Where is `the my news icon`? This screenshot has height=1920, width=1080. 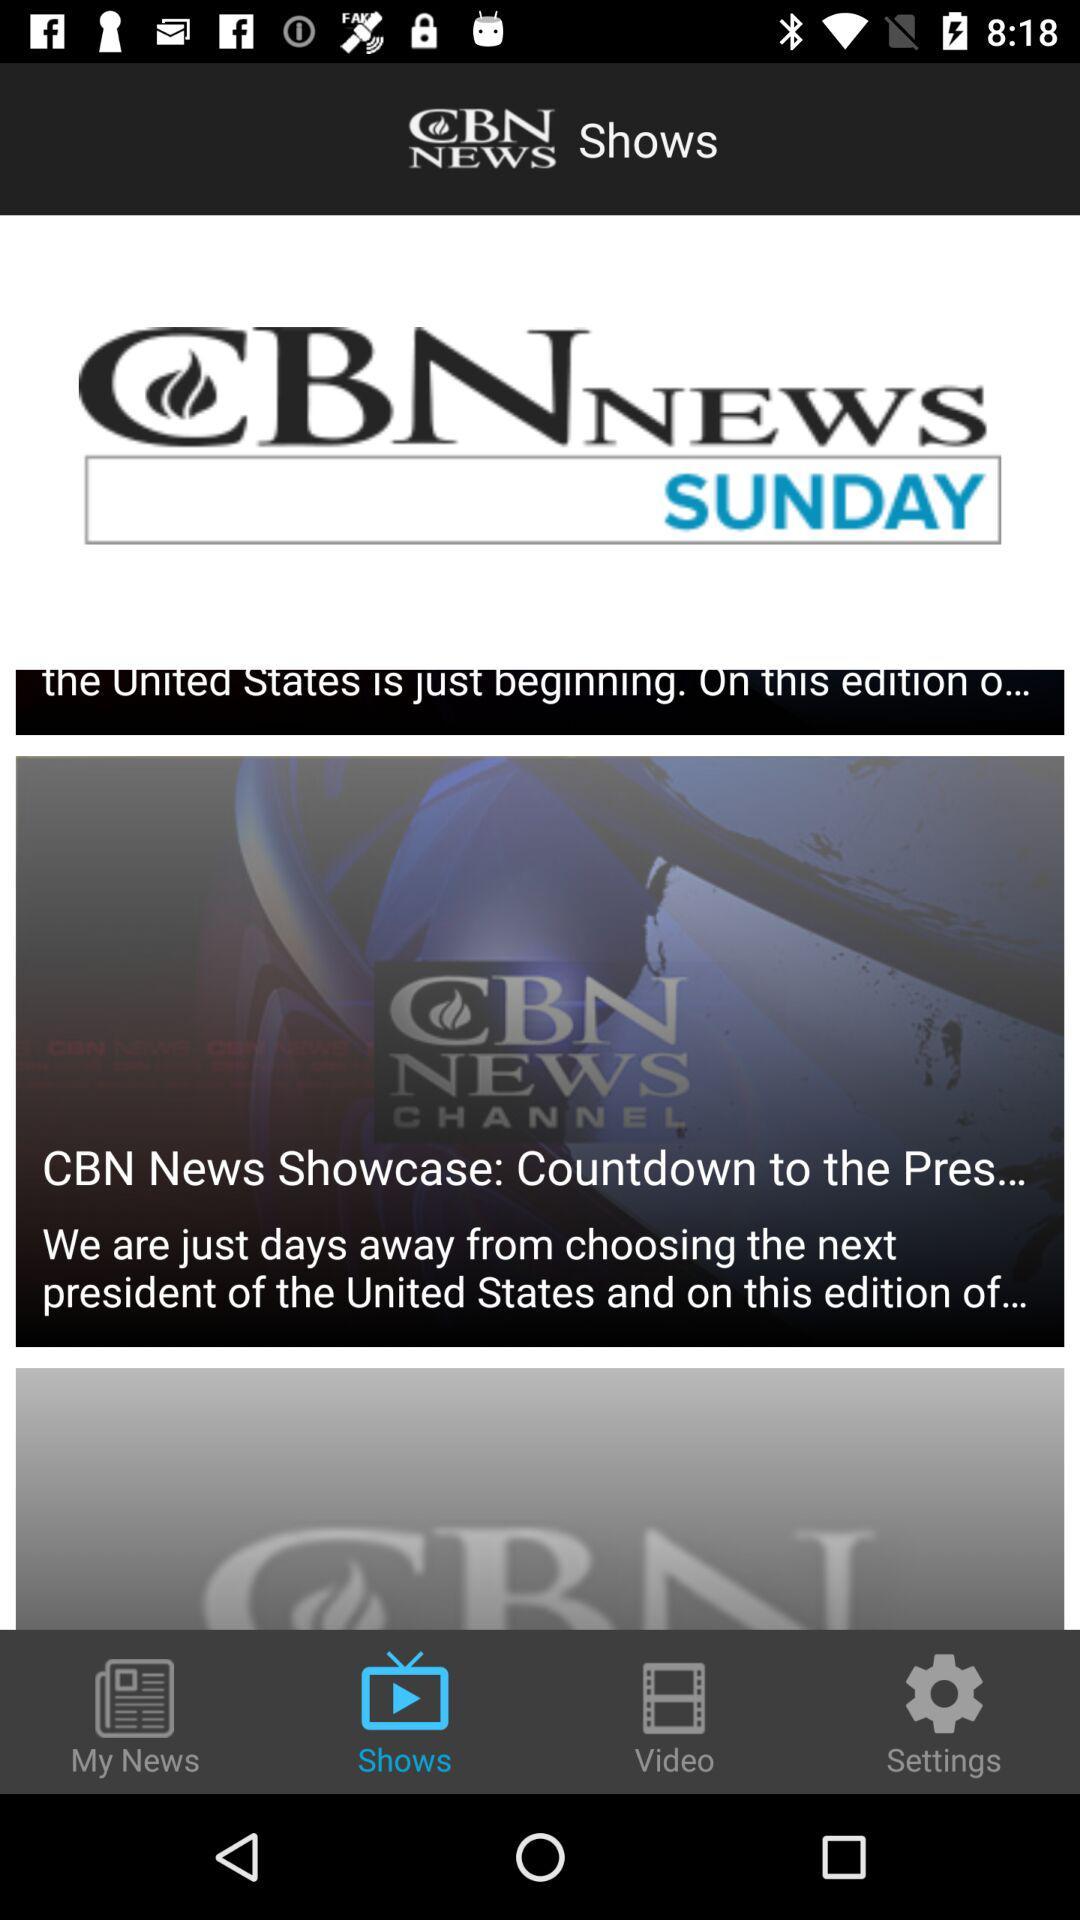 the my news icon is located at coordinates (135, 1718).